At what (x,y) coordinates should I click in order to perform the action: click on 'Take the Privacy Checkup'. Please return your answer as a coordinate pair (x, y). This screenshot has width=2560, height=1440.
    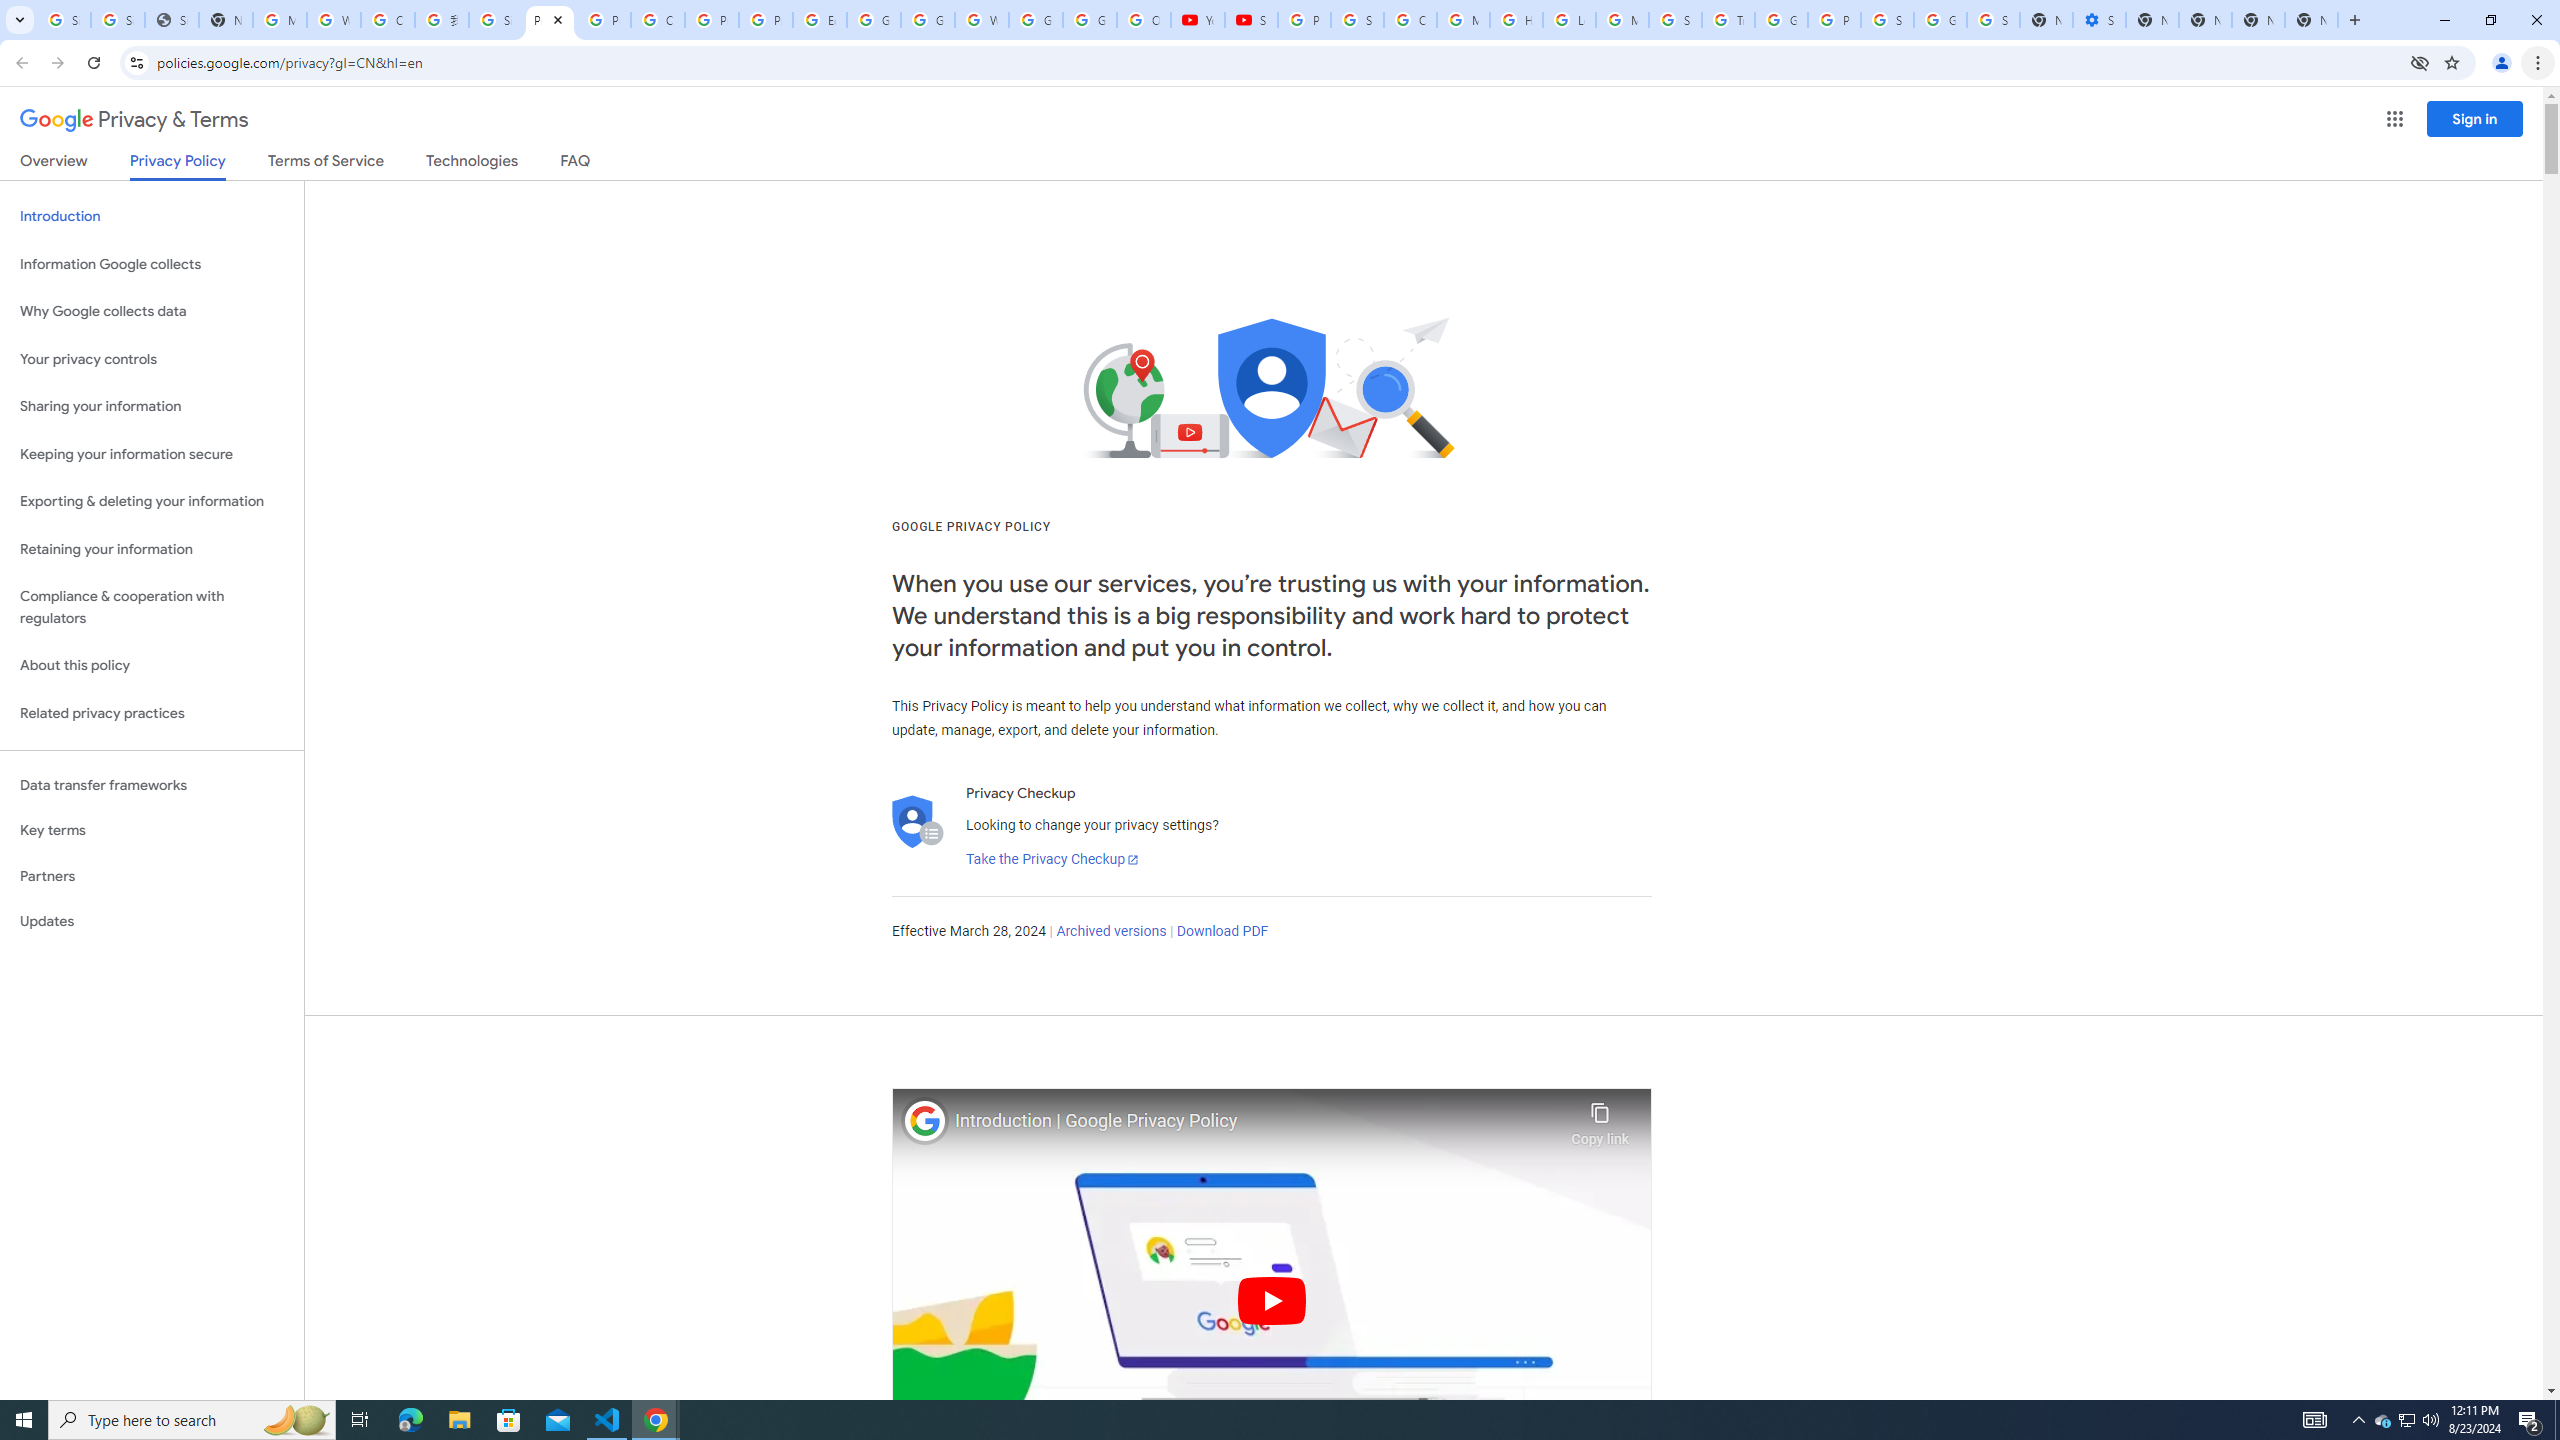
    Looking at the image, I should click on (1051, 858).